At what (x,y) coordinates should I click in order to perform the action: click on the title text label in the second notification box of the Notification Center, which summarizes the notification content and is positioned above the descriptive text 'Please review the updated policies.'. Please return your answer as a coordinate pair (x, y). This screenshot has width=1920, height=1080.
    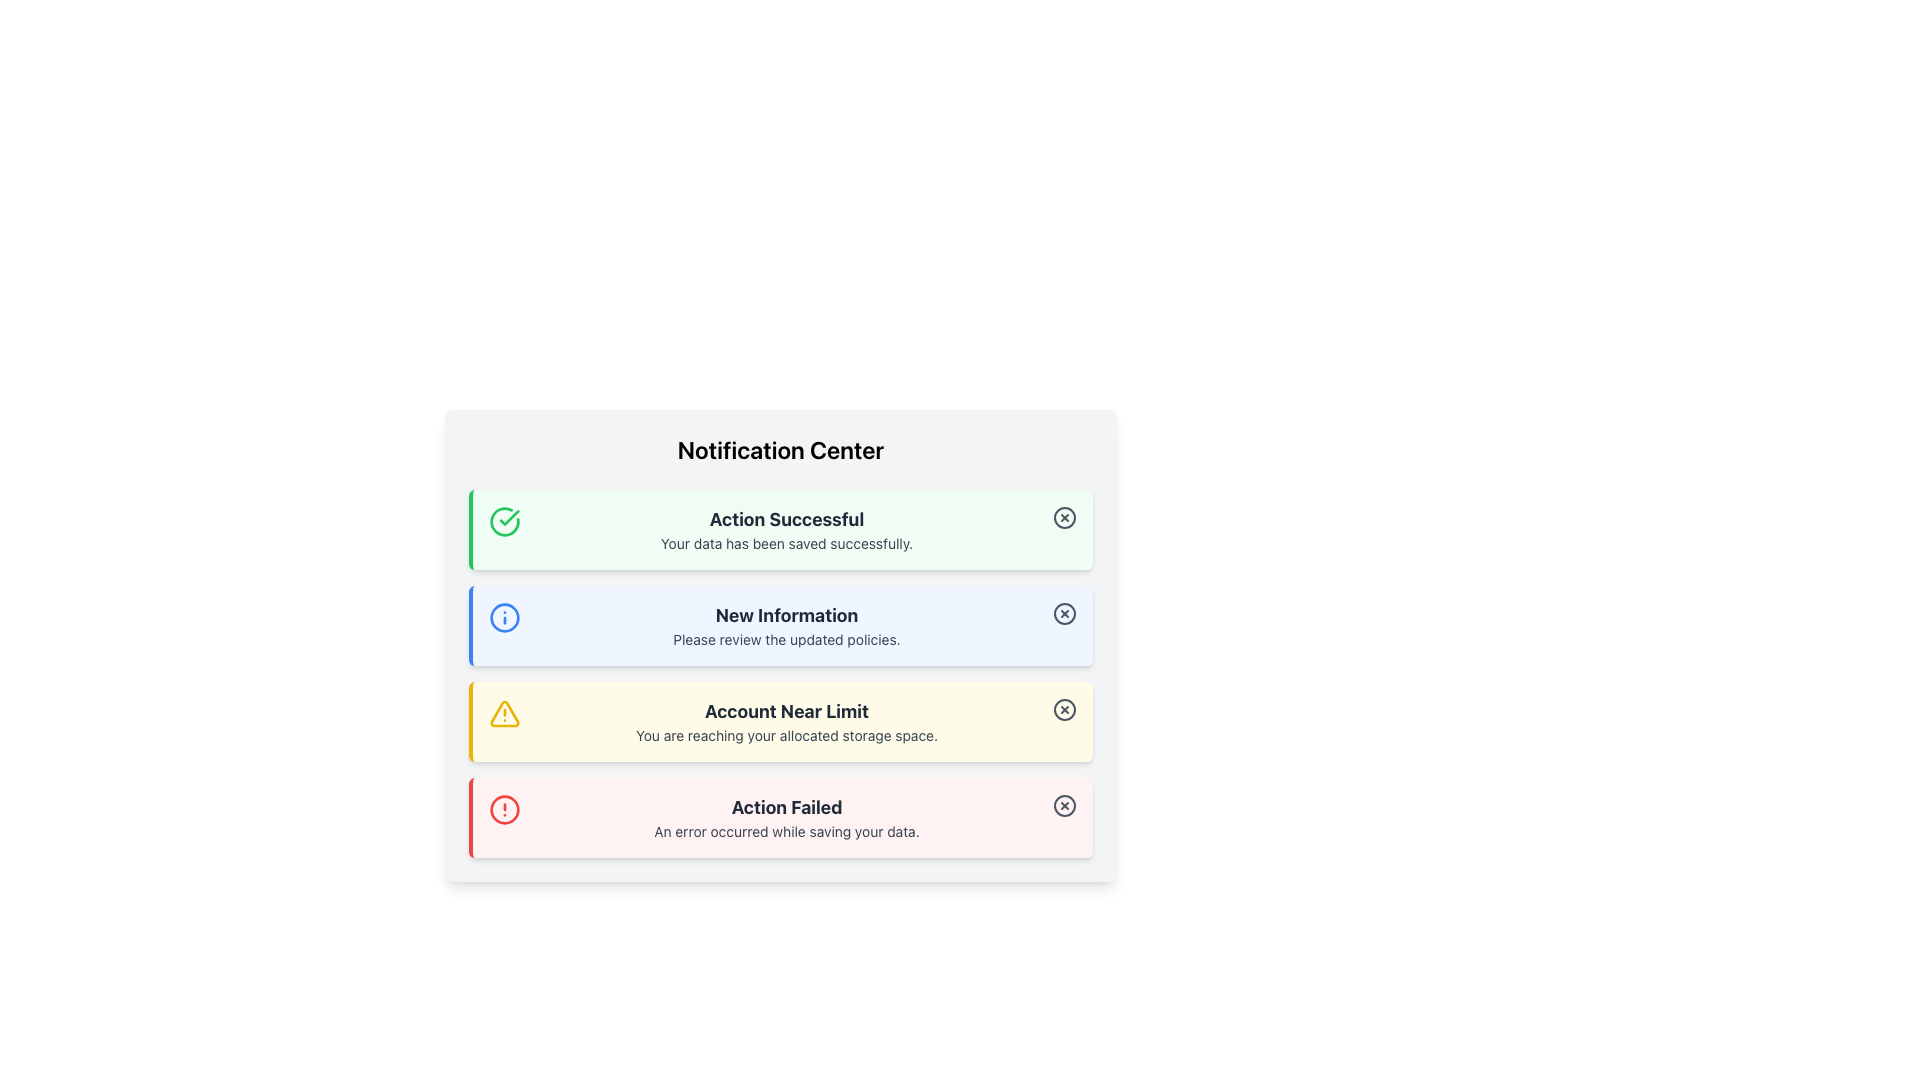
    Looking at the image, I should click on (786, 615).